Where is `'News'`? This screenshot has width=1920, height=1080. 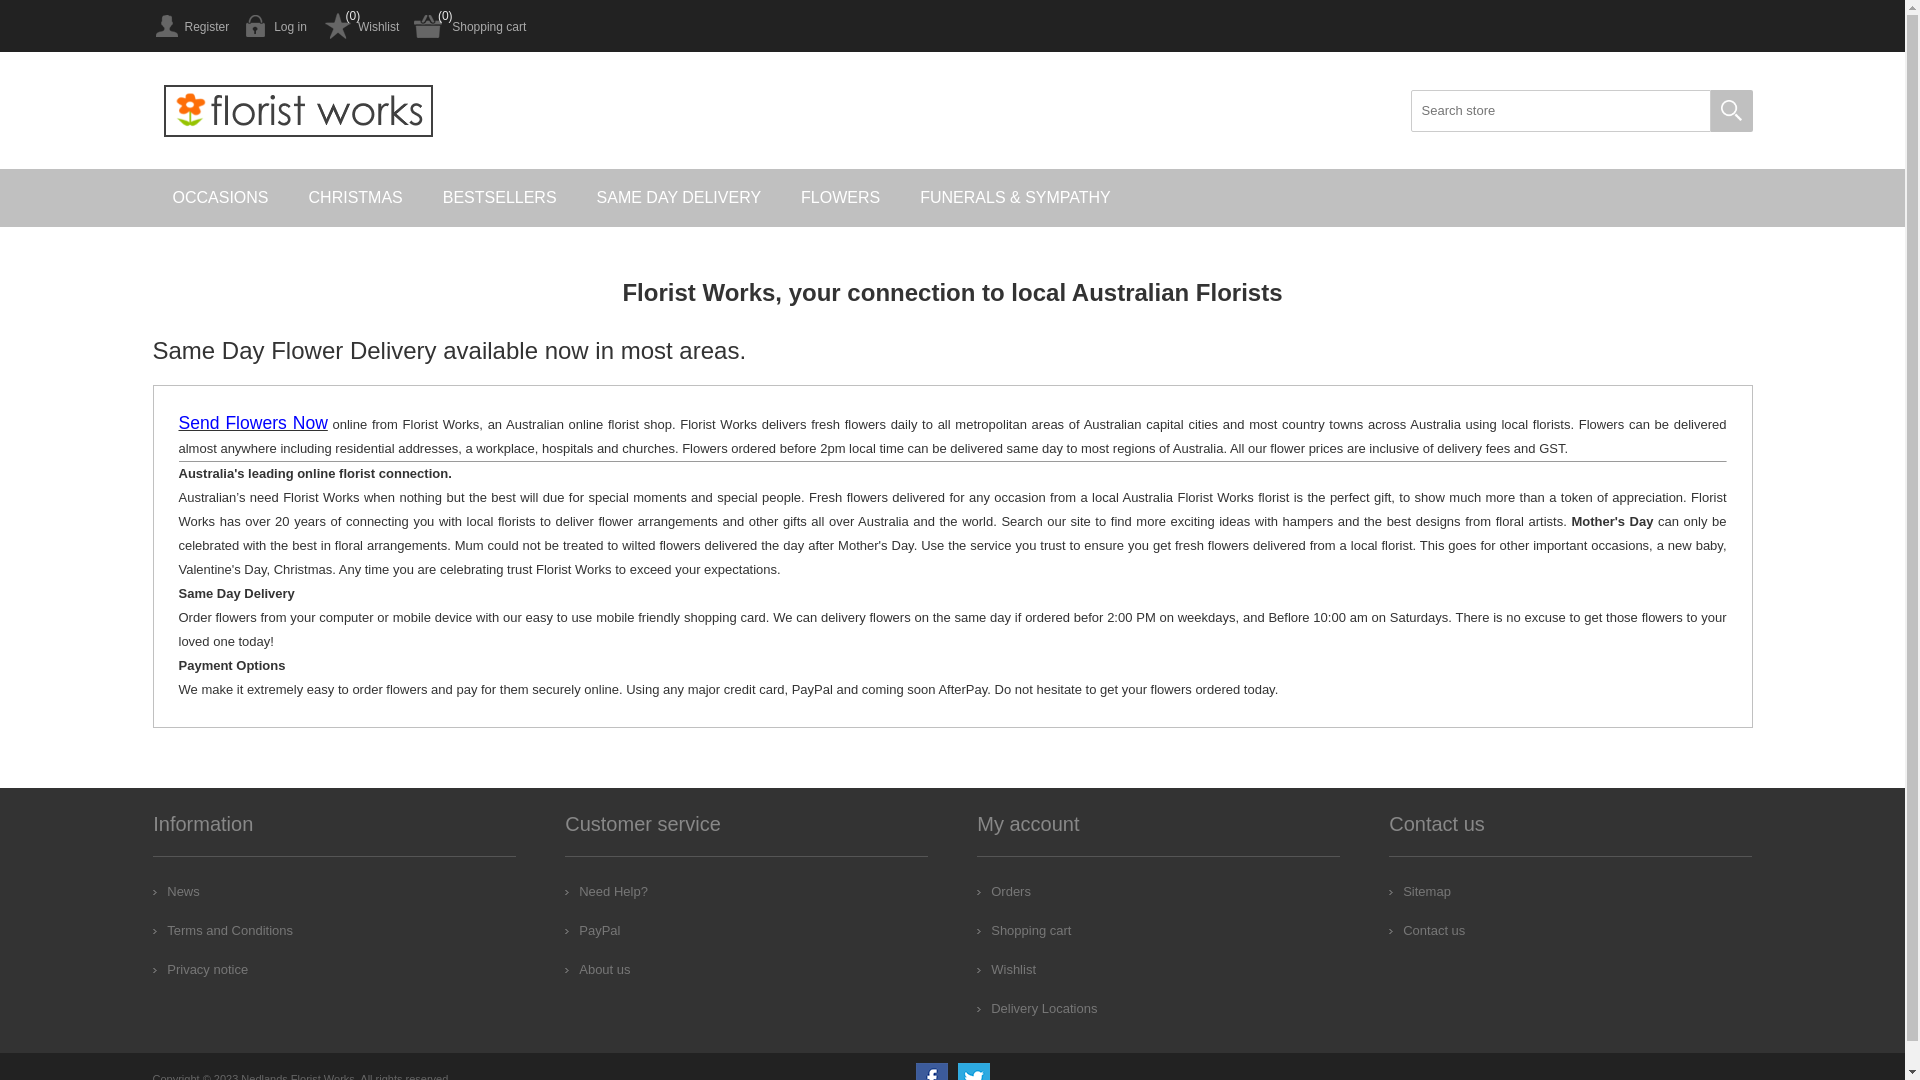 'News' is located at coordinates (176, 890).